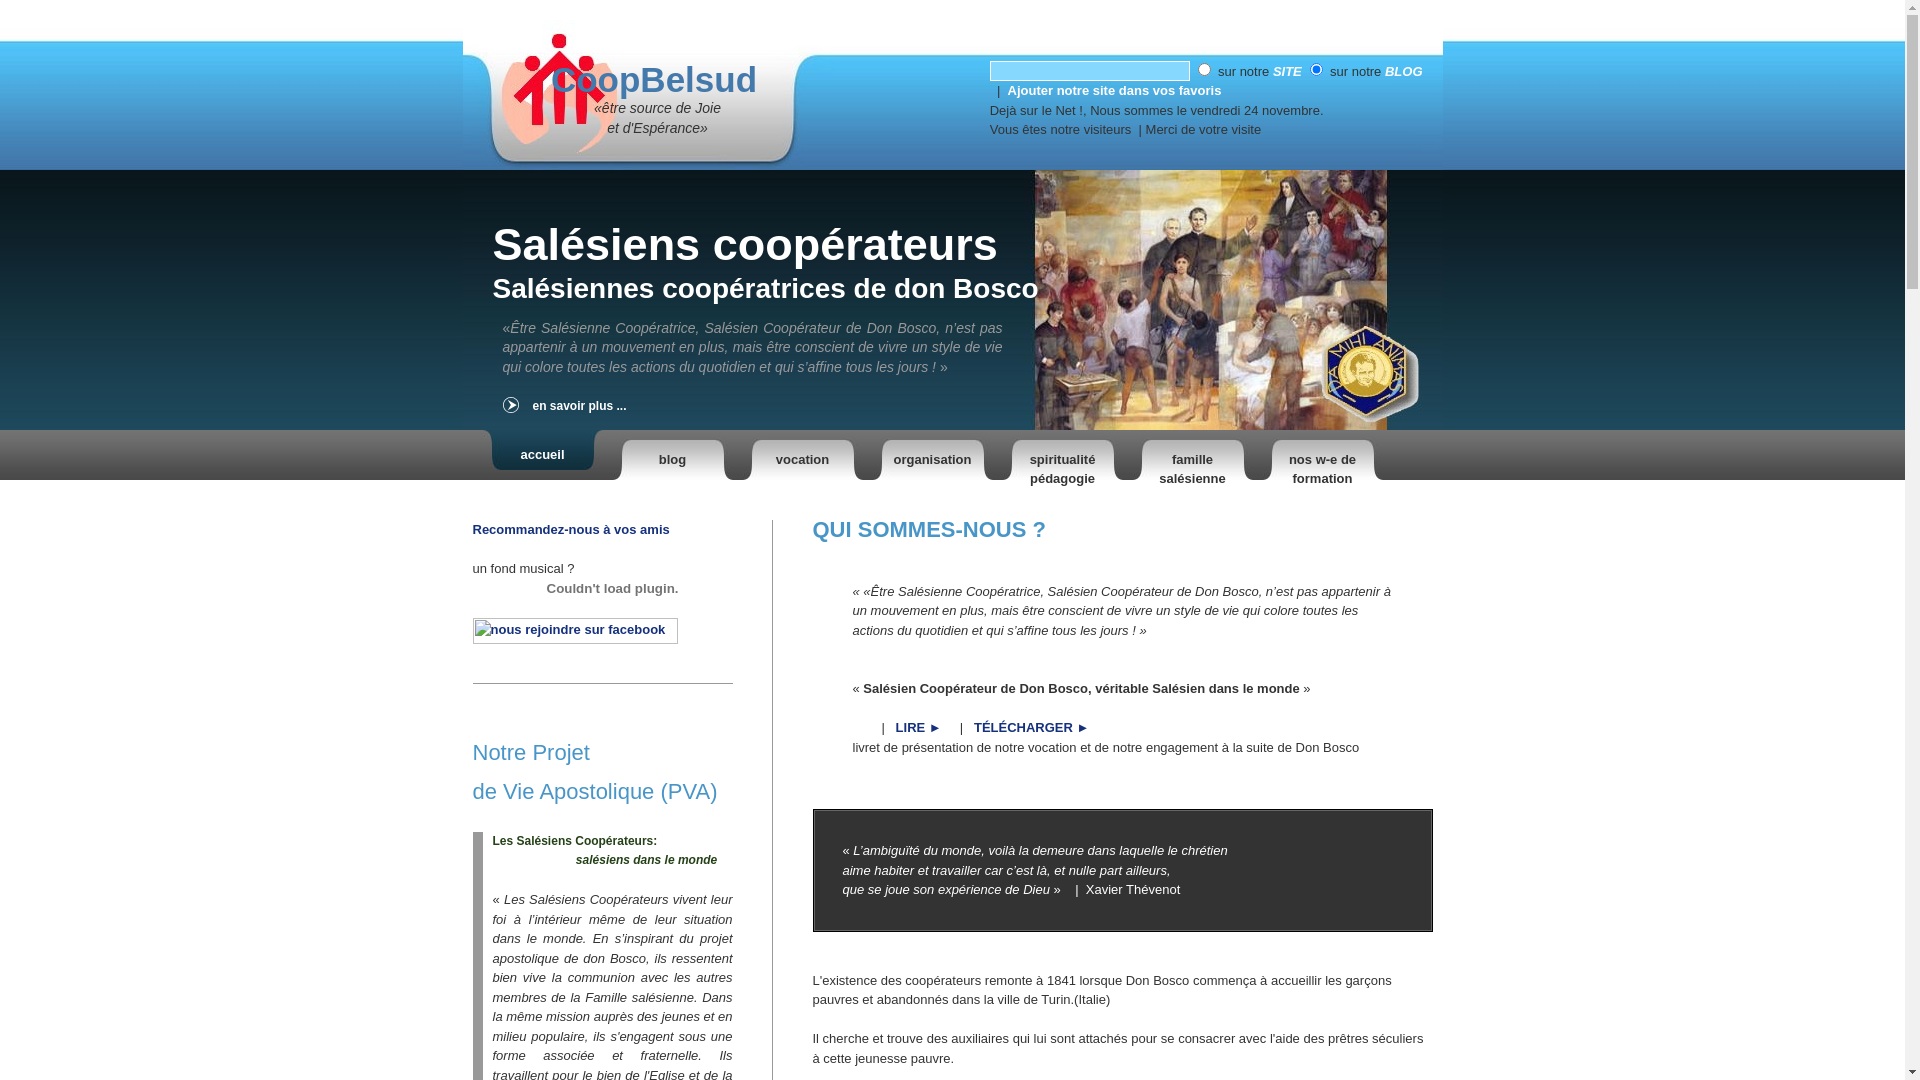 The image size is (1920, 1080). I want to click on 'en savoir plus ...', so click(616, 406).